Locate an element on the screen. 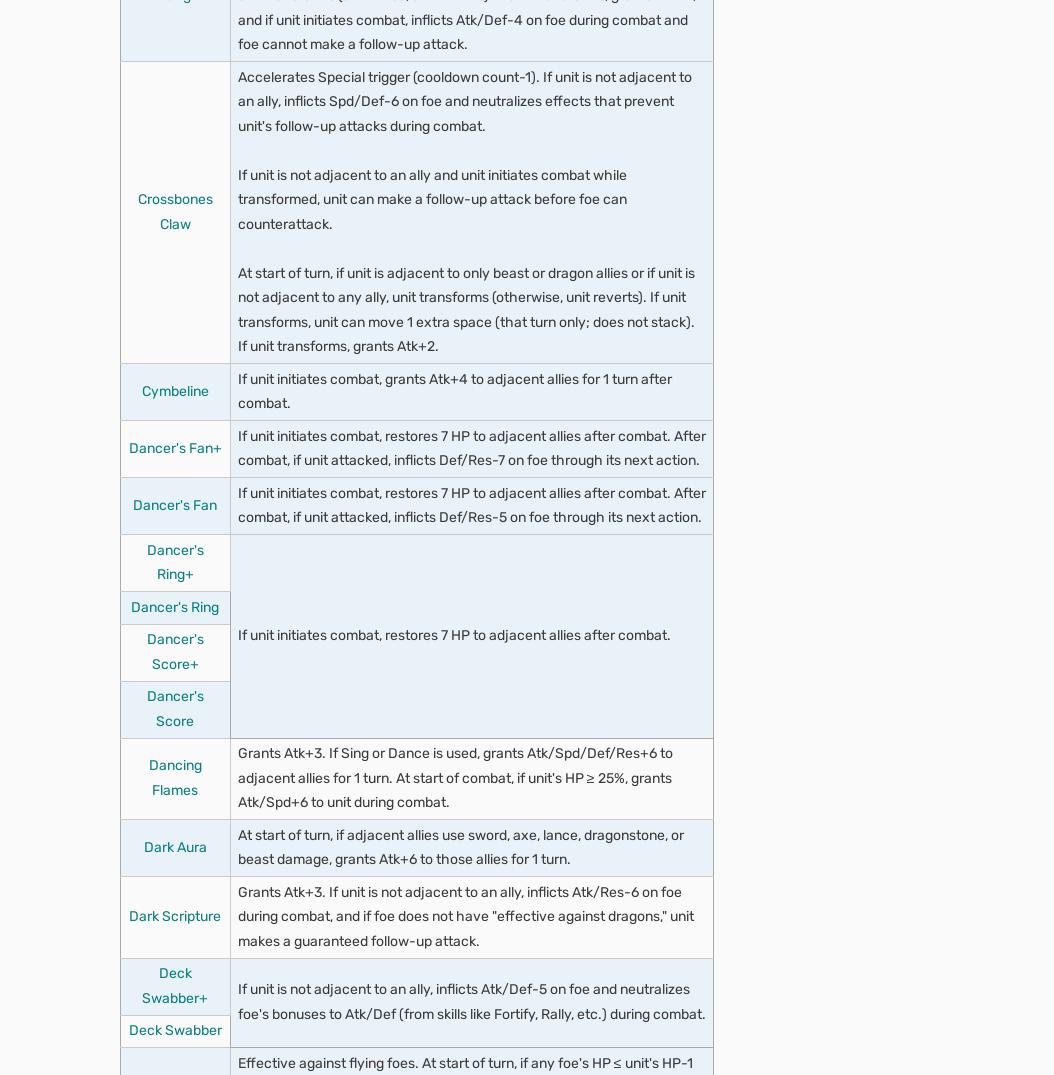  'Grants Atk/Spd+3 to adjacent allies during combat.' is located at coordinates (422, 135).